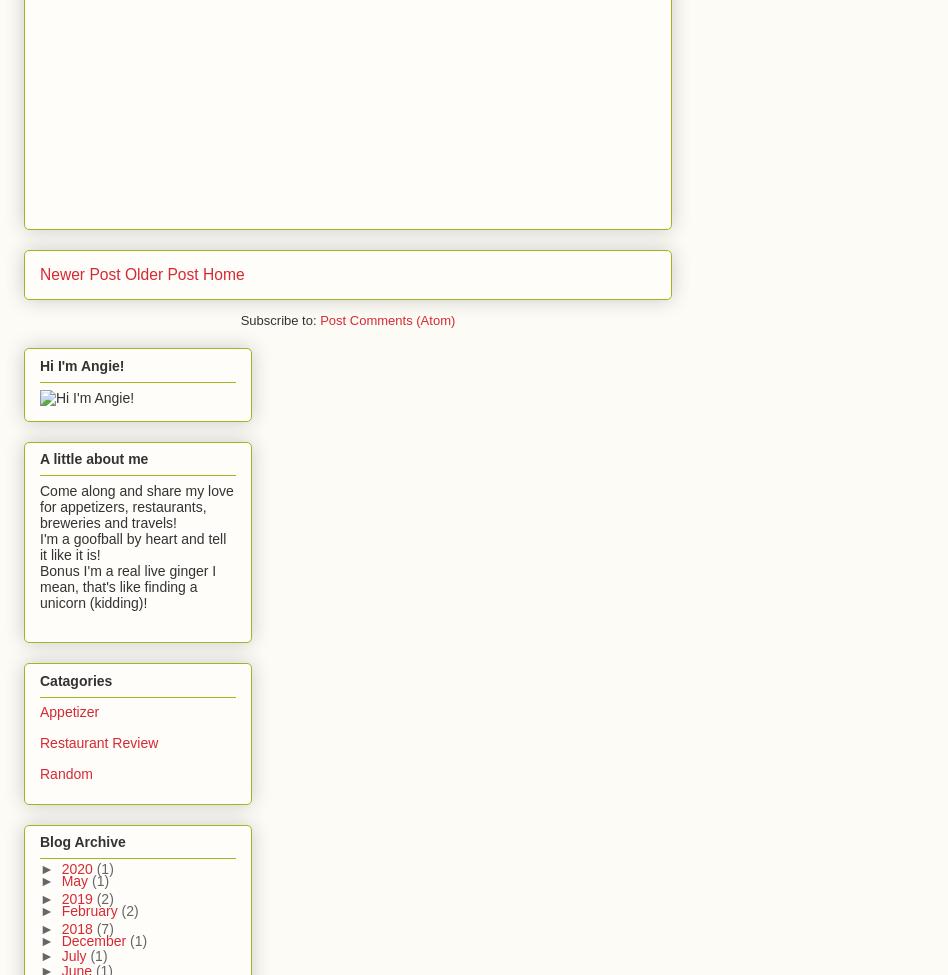 This screenshot has height=975, width=948. Describe the element at coordinates (82, 841) in the screenshot. I see `'Blog Archive'` at that location.